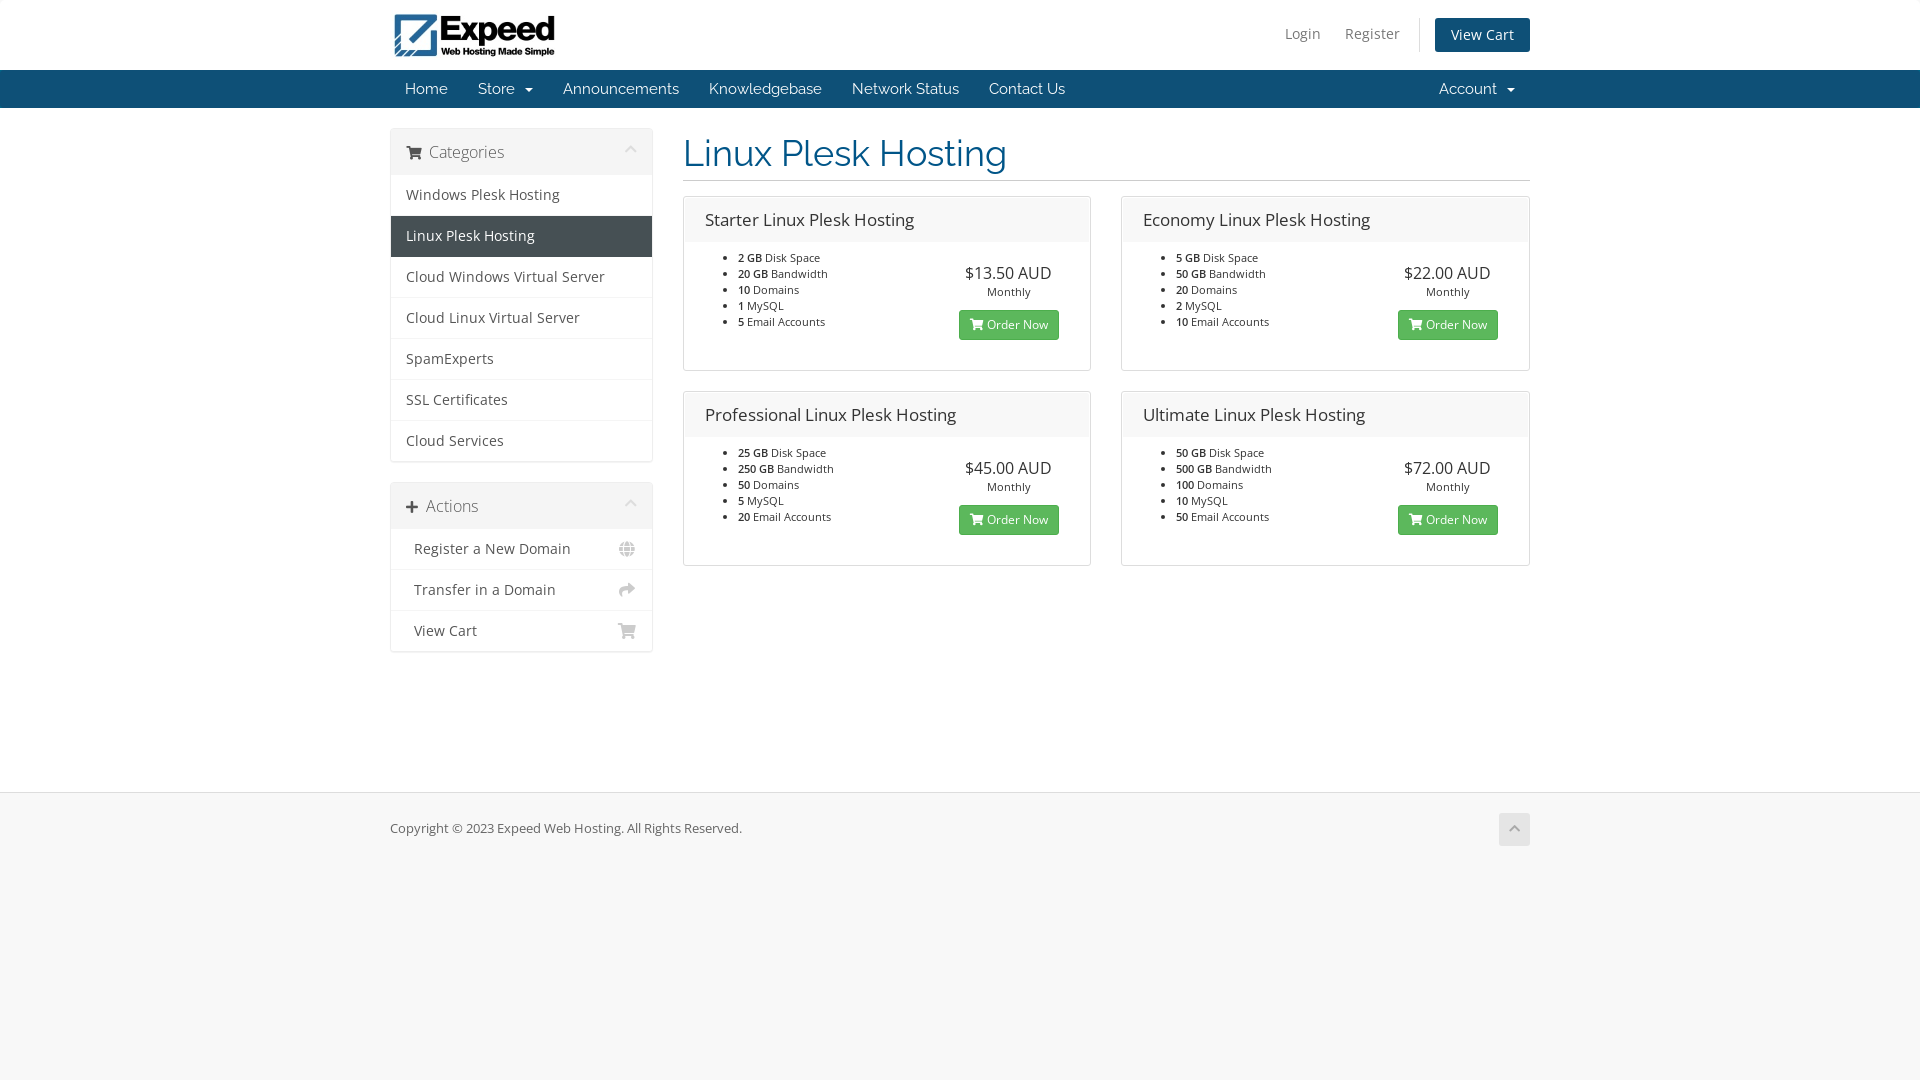  Describe the element at coordinates (521, 631) in the screenshot. I see `'  View Cart'` at that location.